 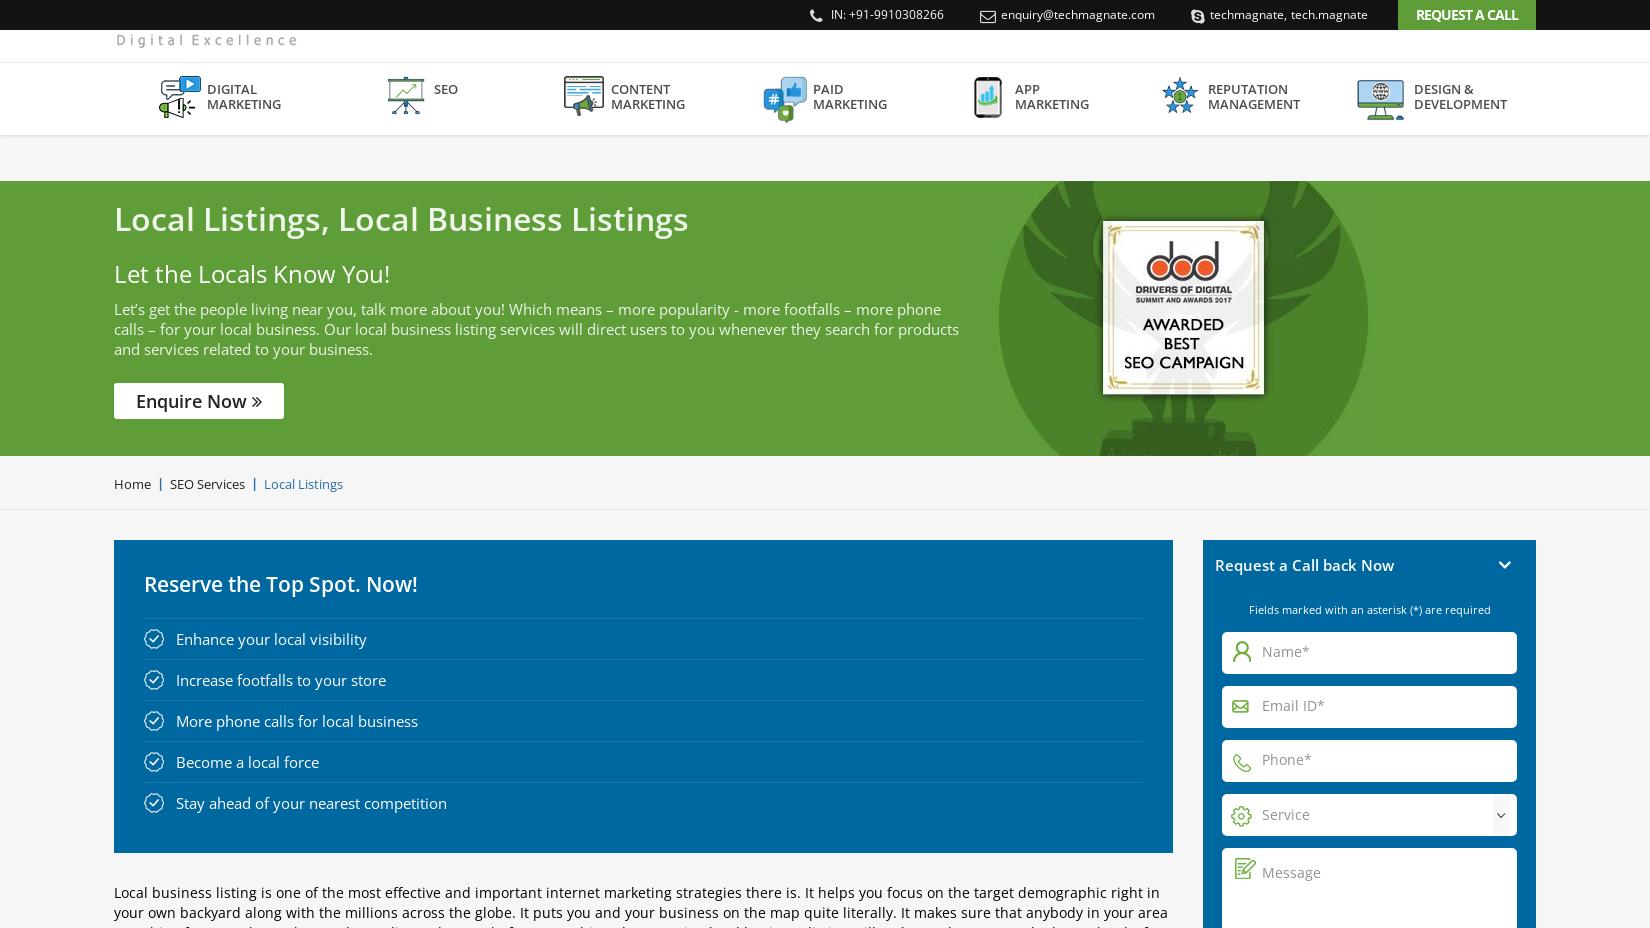 What do you see at coordinates (593, 406) in the screenshot?
I see `'Quora Marketing'` at bounding box center [593, 406].